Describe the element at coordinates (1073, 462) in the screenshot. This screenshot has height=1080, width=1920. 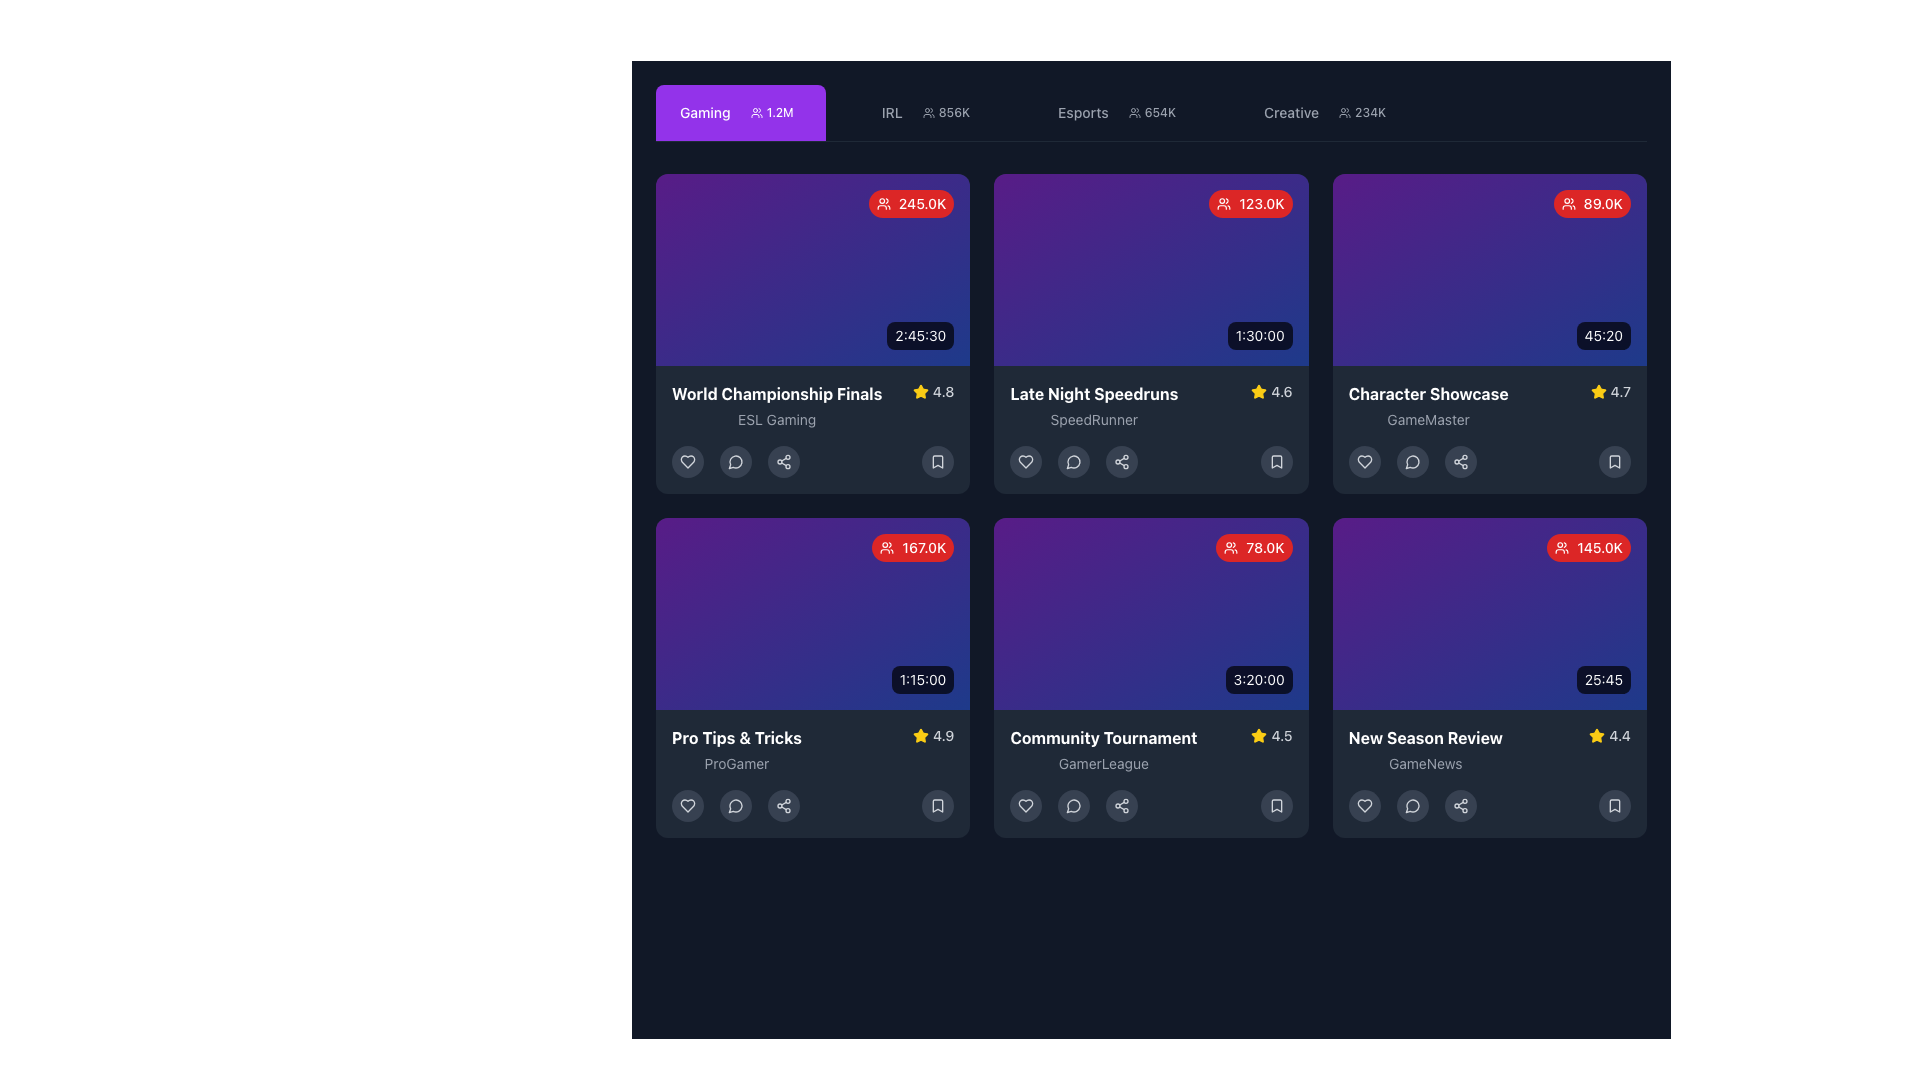
I see `the speech bubble icon located at the bottom of the 'Late Night Speedruns' card, positioned between the heart-shaped icon and the share icon` at that location.